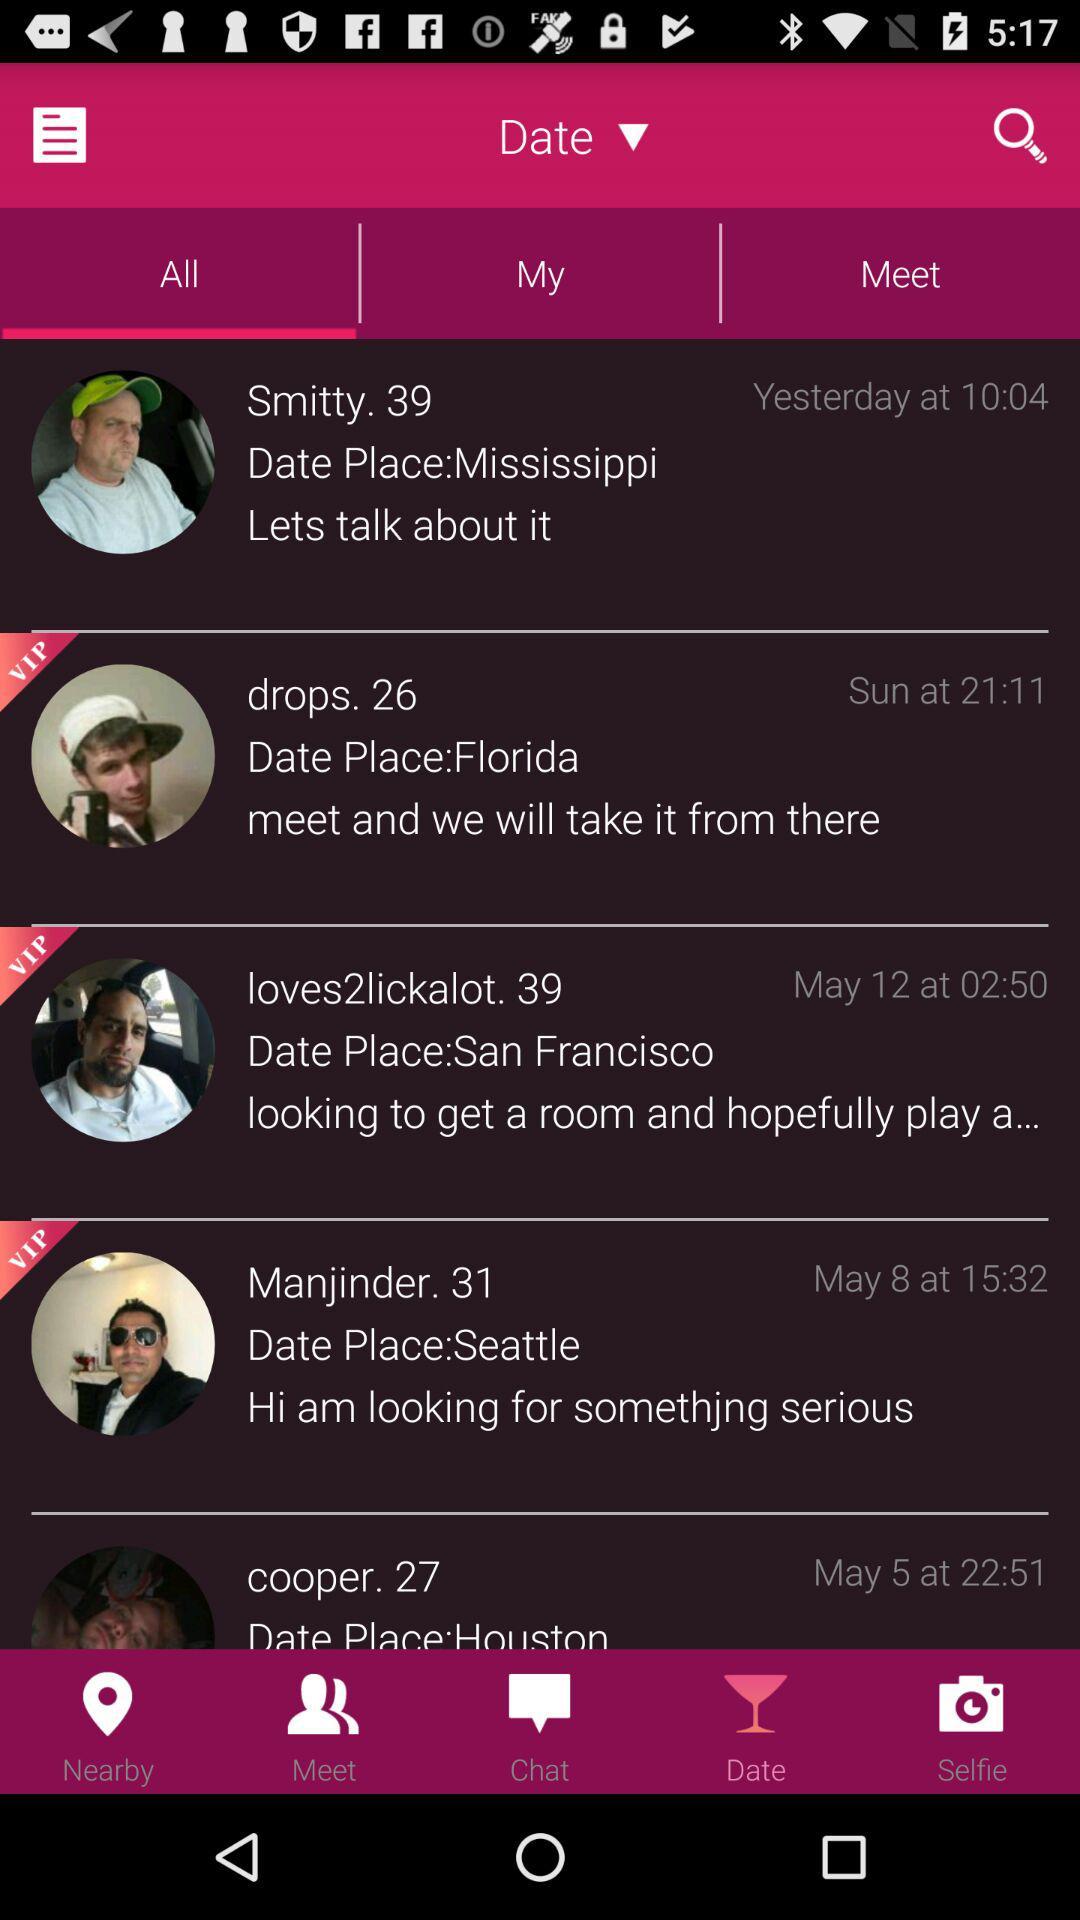 The height and width of the screenshot is (1920, 1080). What do you see at coordinates (337, 1281) in the screenshot?
I see `icon next to .  icon` at bounding box center [337, 1281].